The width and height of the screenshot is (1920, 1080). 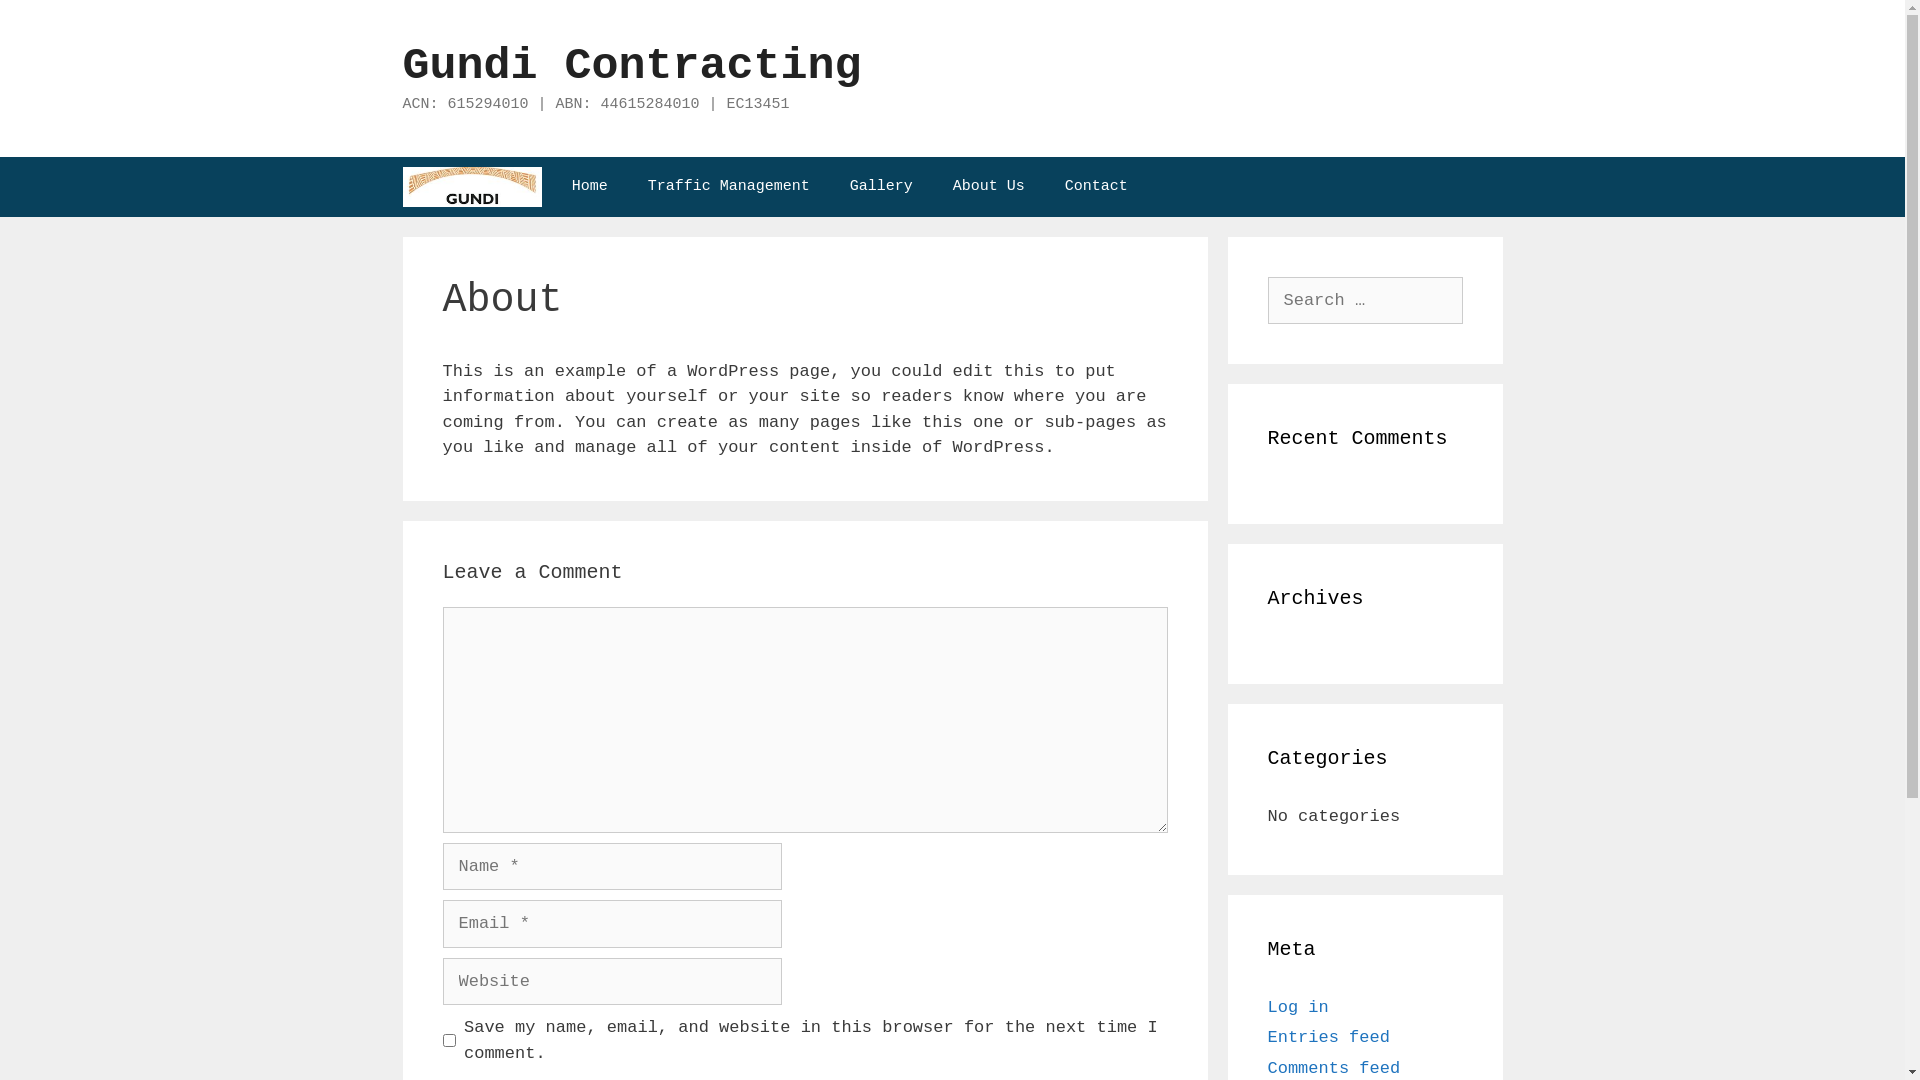 What do you see at coordinates (51, 23) in the screenshot?
I see `'Search'` at bounding box center [51, 23].